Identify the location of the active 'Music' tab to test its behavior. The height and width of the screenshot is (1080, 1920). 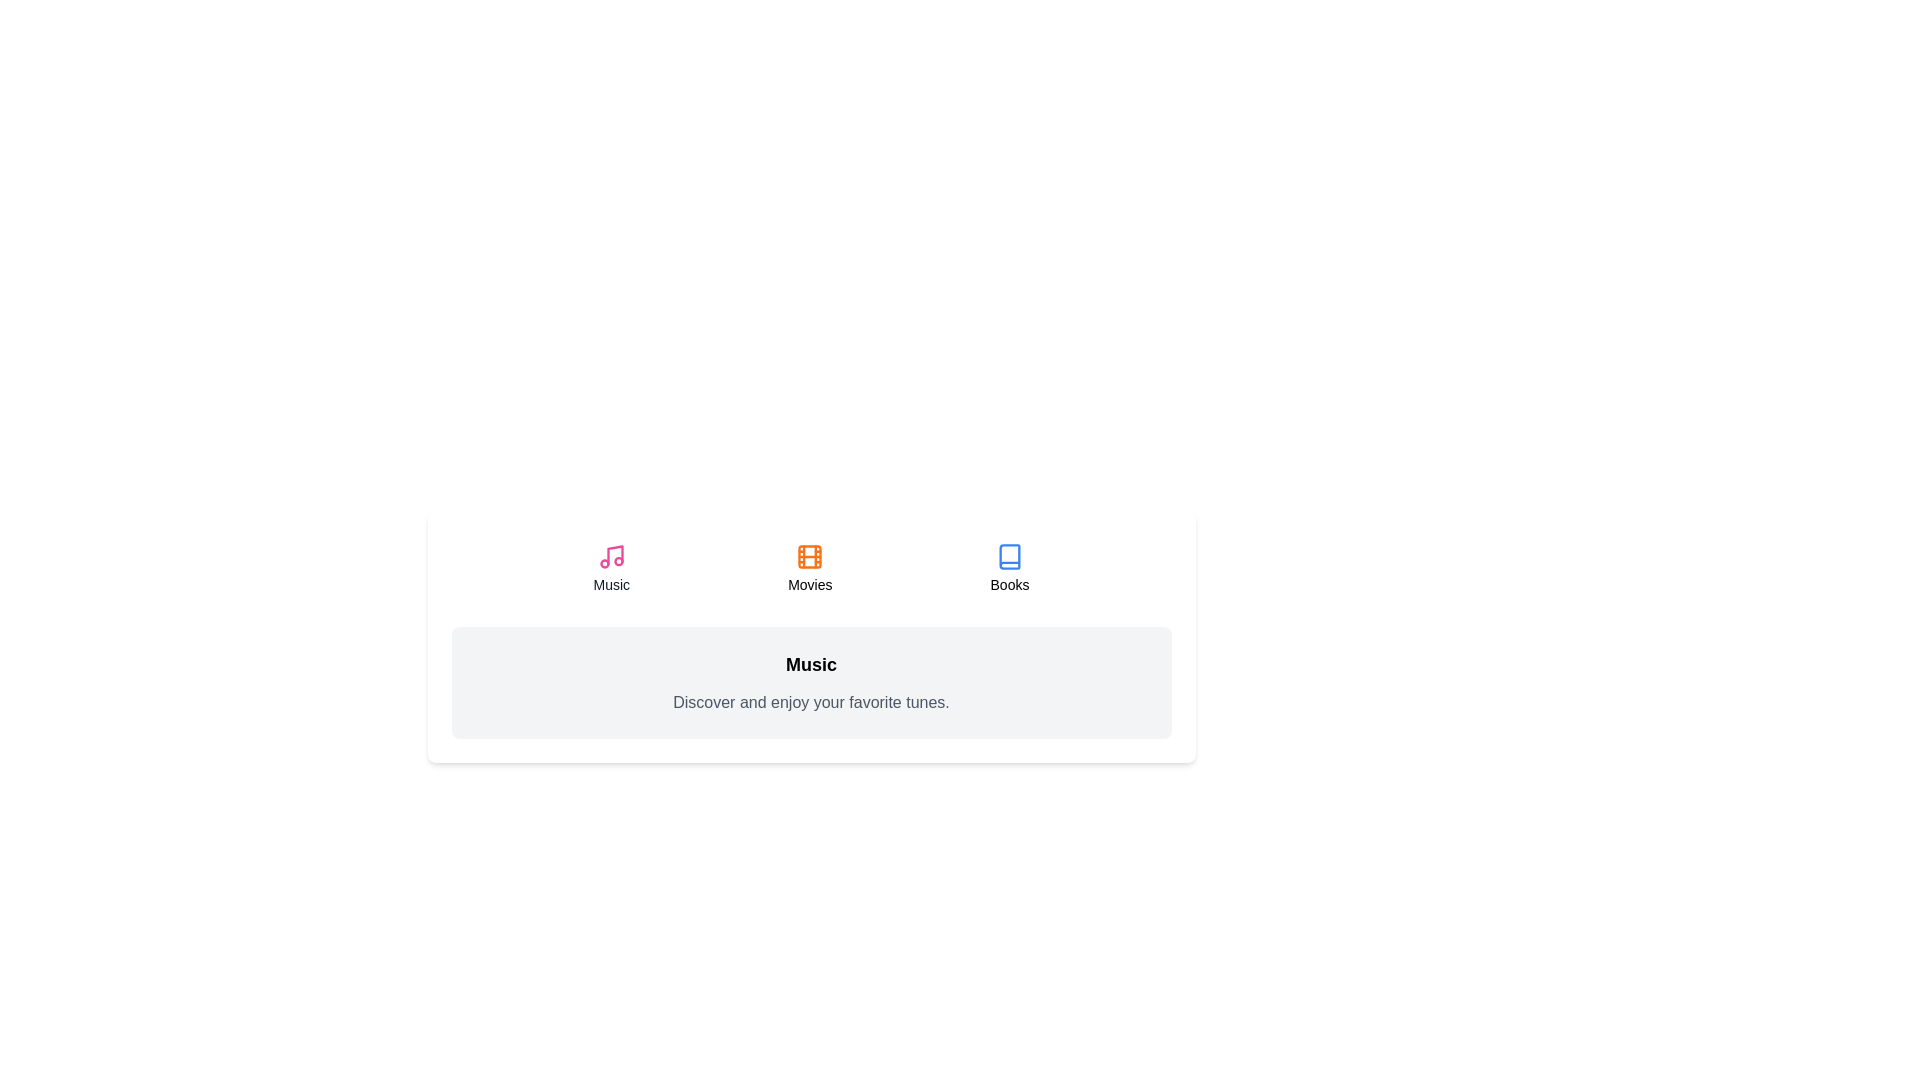
(609, 569).